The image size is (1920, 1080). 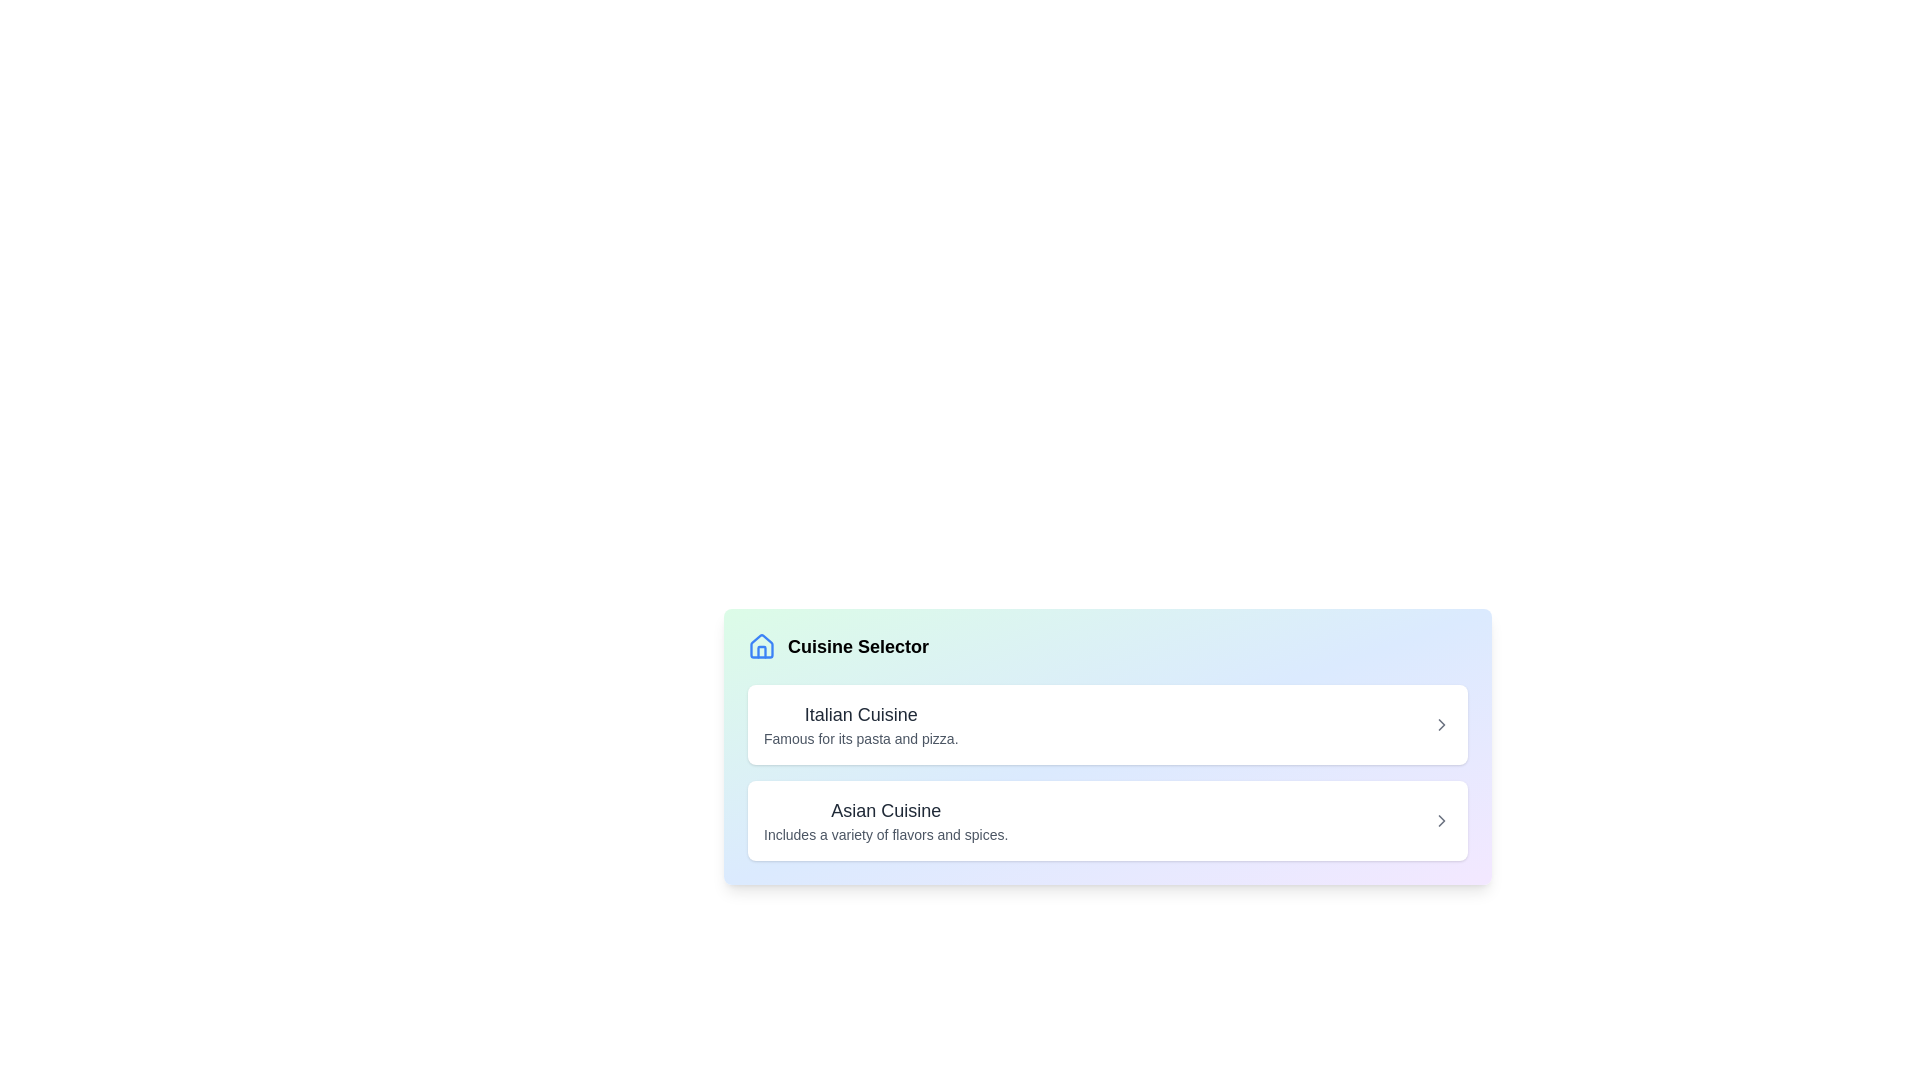 I want to click on the right-facing chevron icon associated with the 'Asian Cuisine' list item, so click(x=1441, y=821).